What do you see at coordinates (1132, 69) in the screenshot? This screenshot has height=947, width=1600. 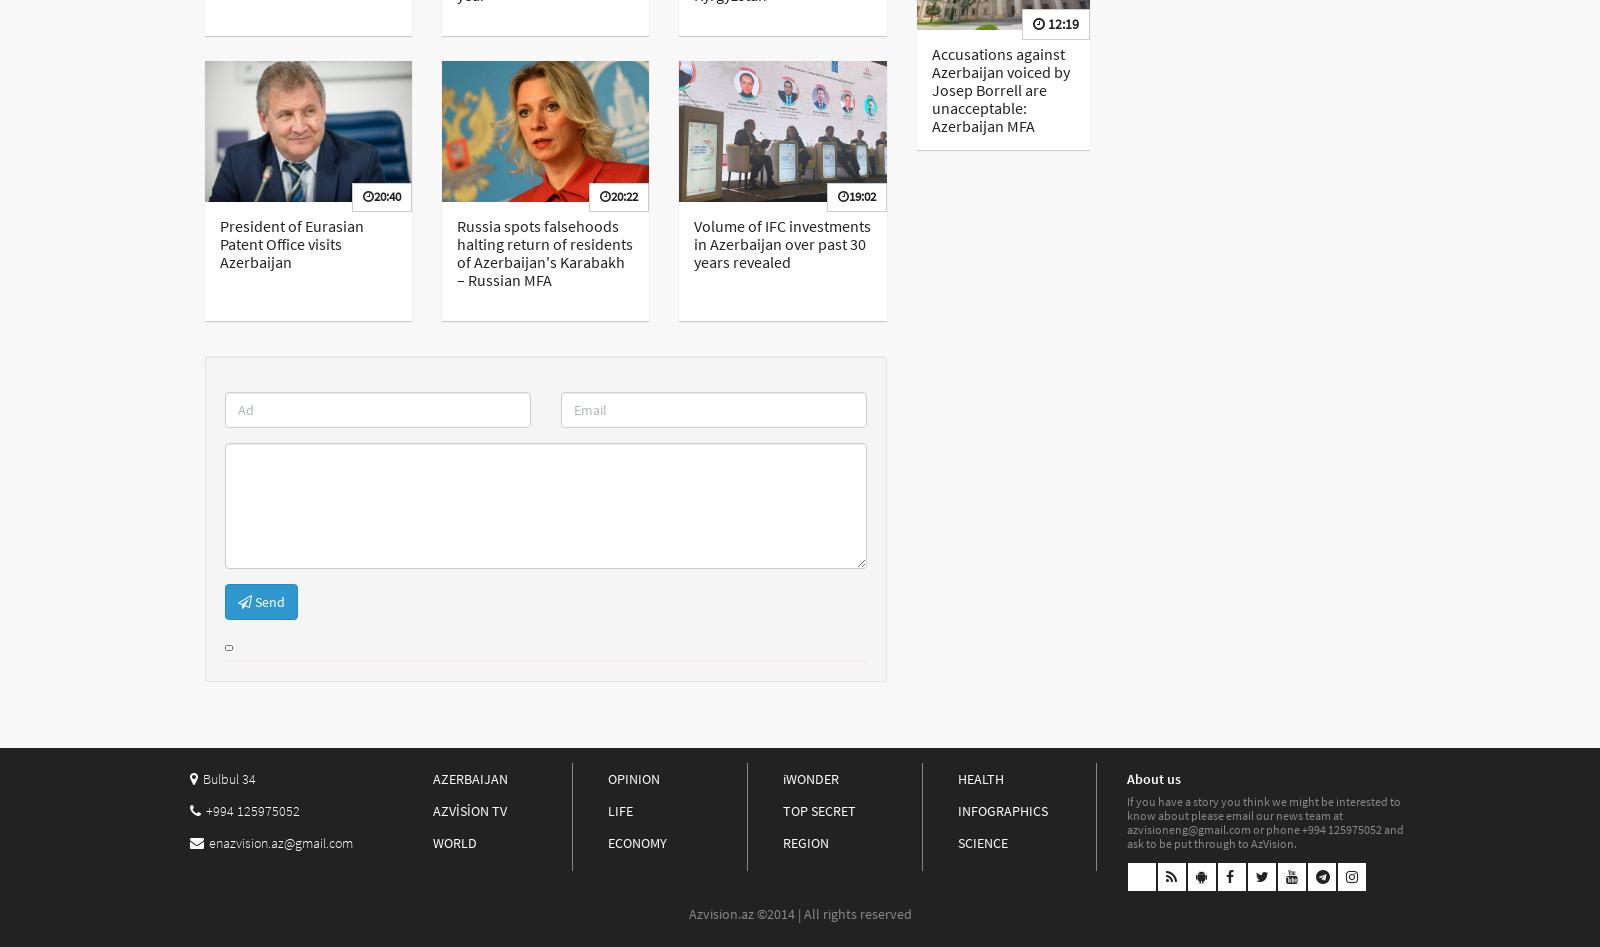 I see `'11:44'` at bounding box center [1132, 69].